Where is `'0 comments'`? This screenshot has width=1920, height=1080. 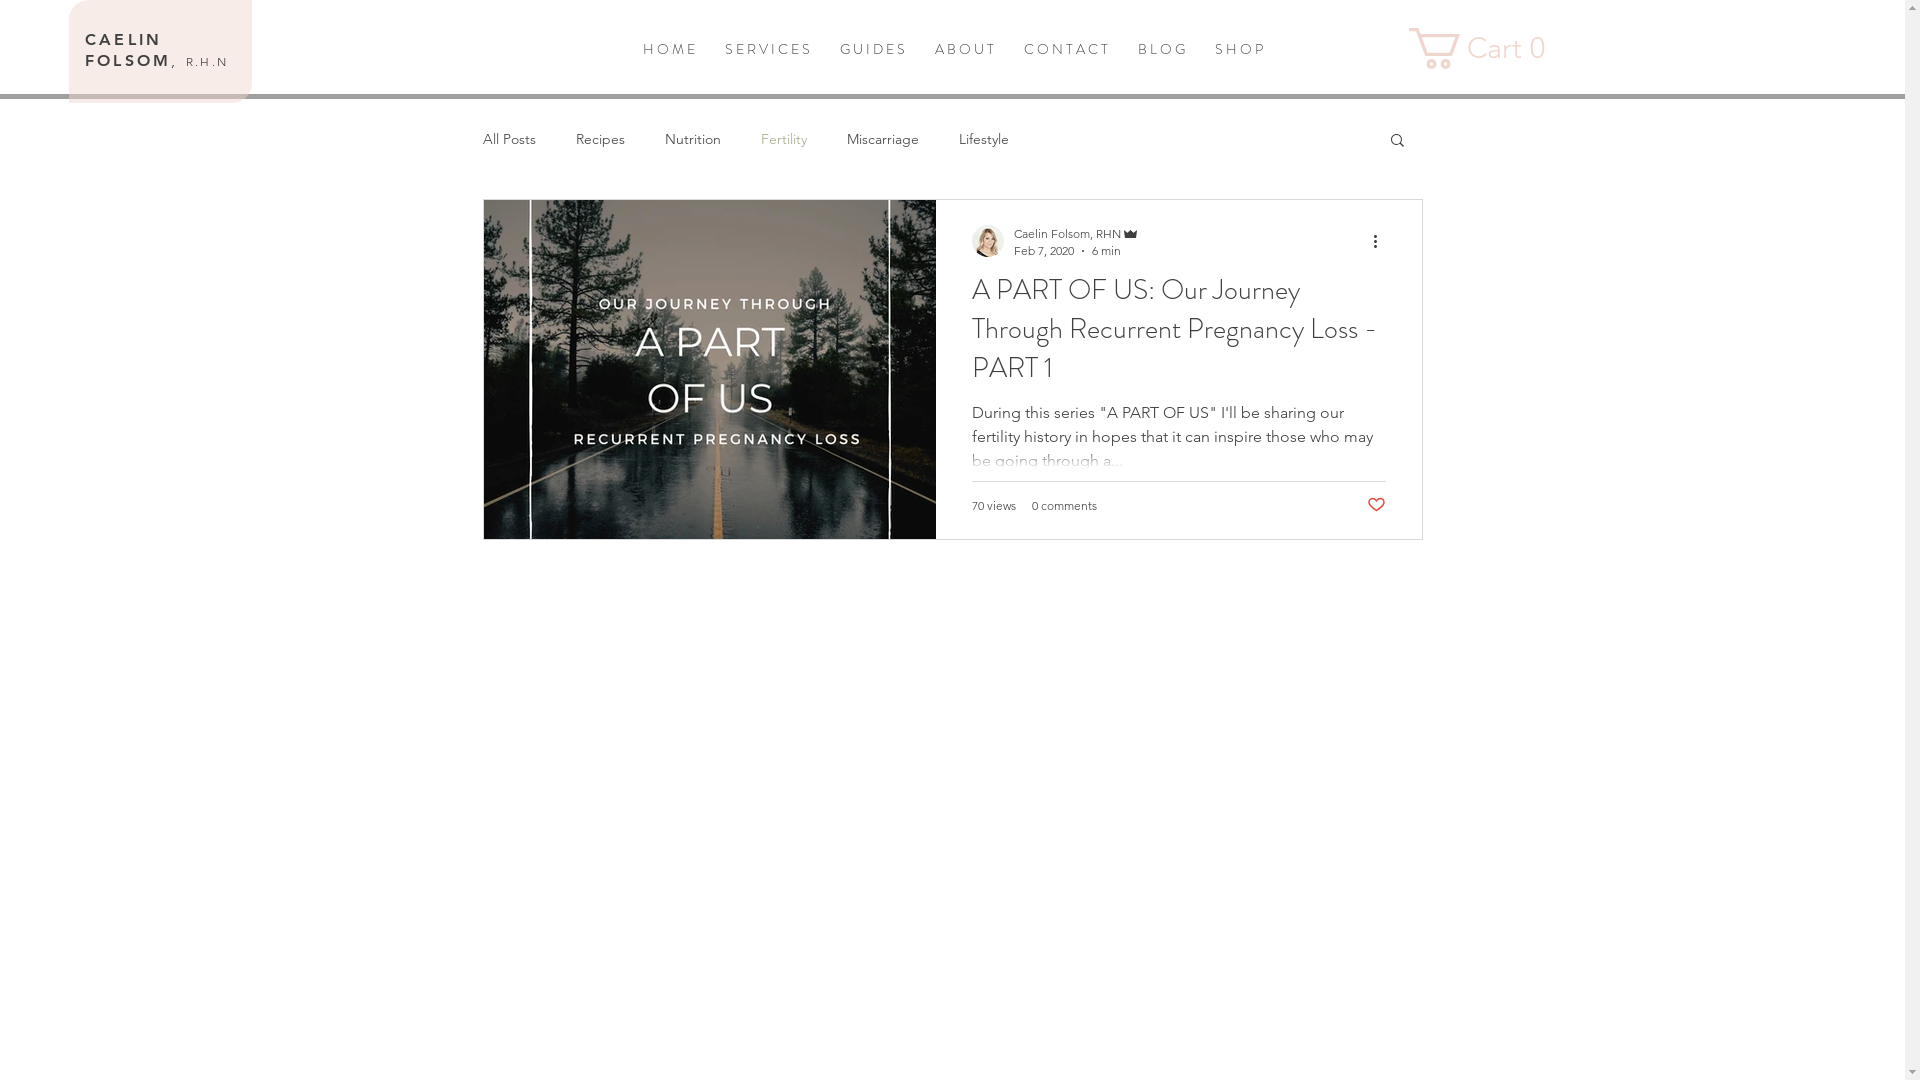 '0 comments' is located at coordinates (1032, 504).